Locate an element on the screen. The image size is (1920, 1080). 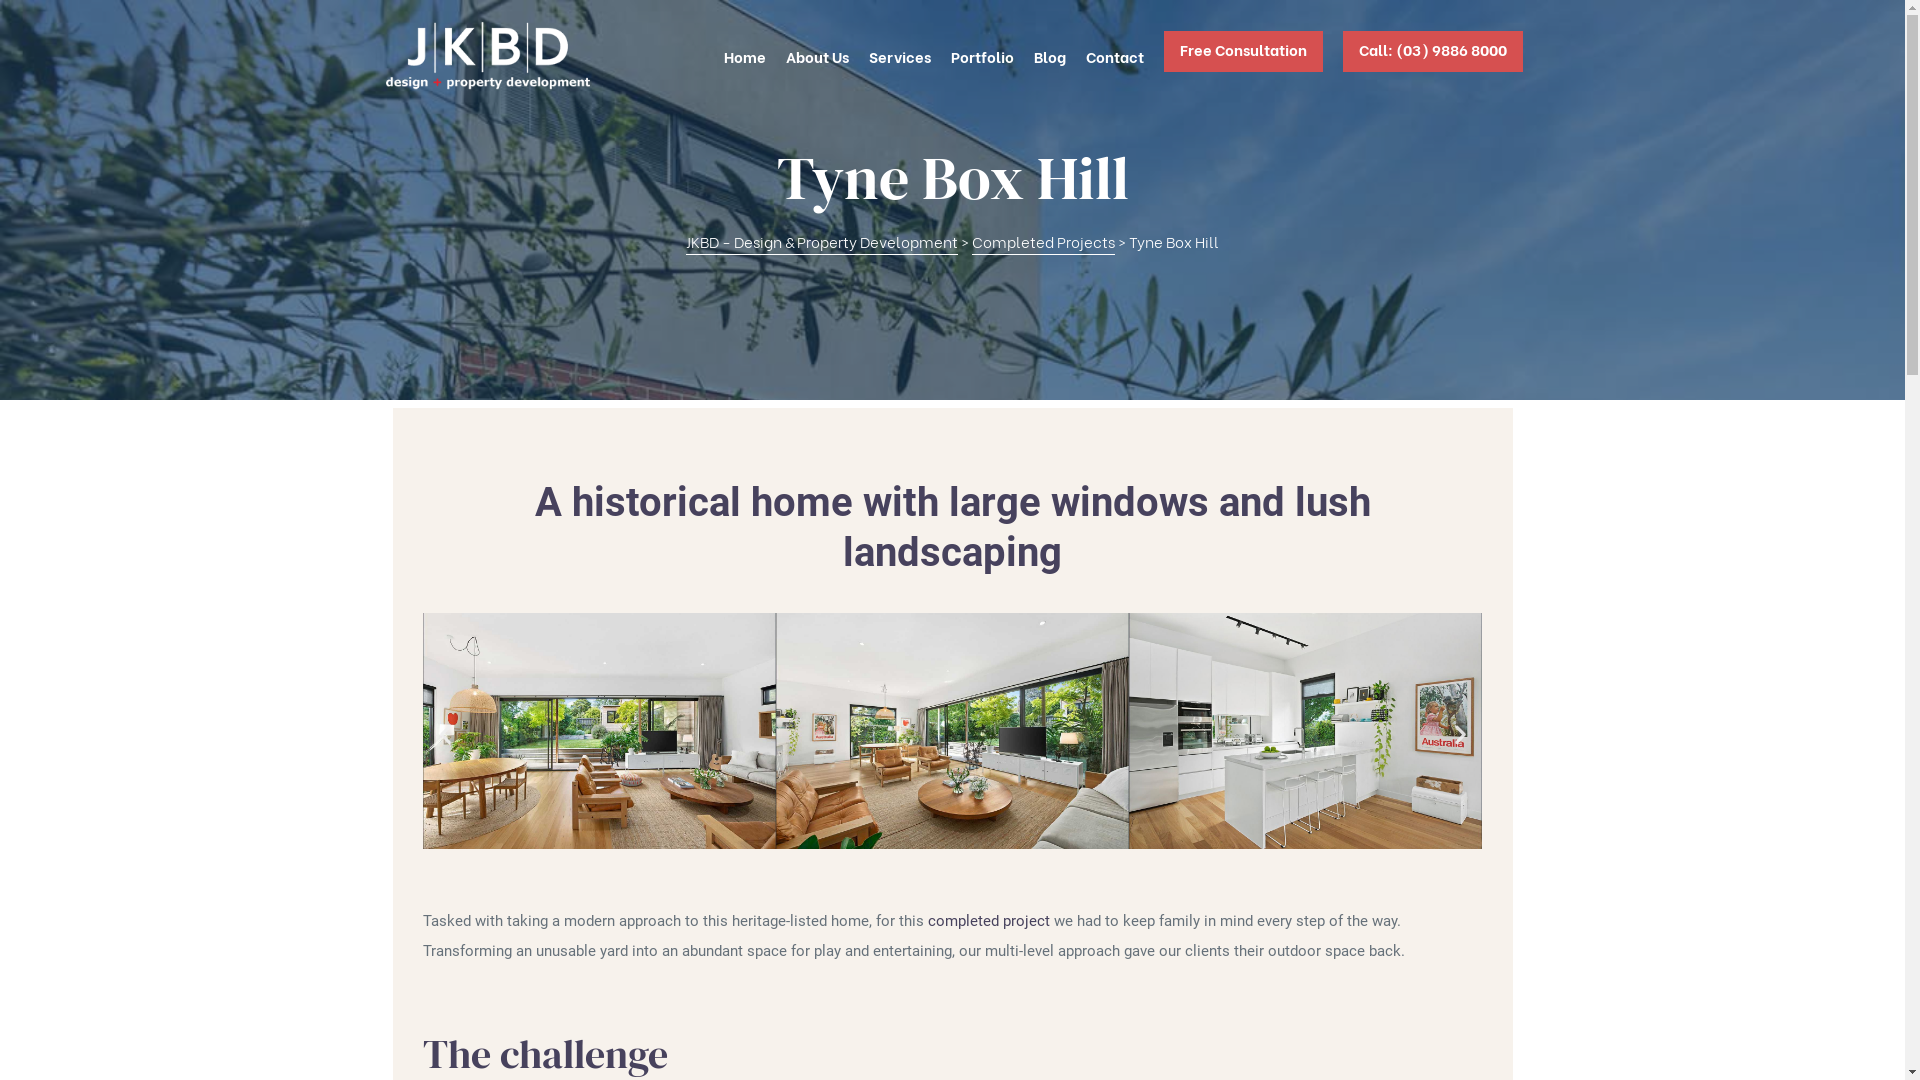
'JKBD - Design & Property Development' is located at coordinates (821, 241).